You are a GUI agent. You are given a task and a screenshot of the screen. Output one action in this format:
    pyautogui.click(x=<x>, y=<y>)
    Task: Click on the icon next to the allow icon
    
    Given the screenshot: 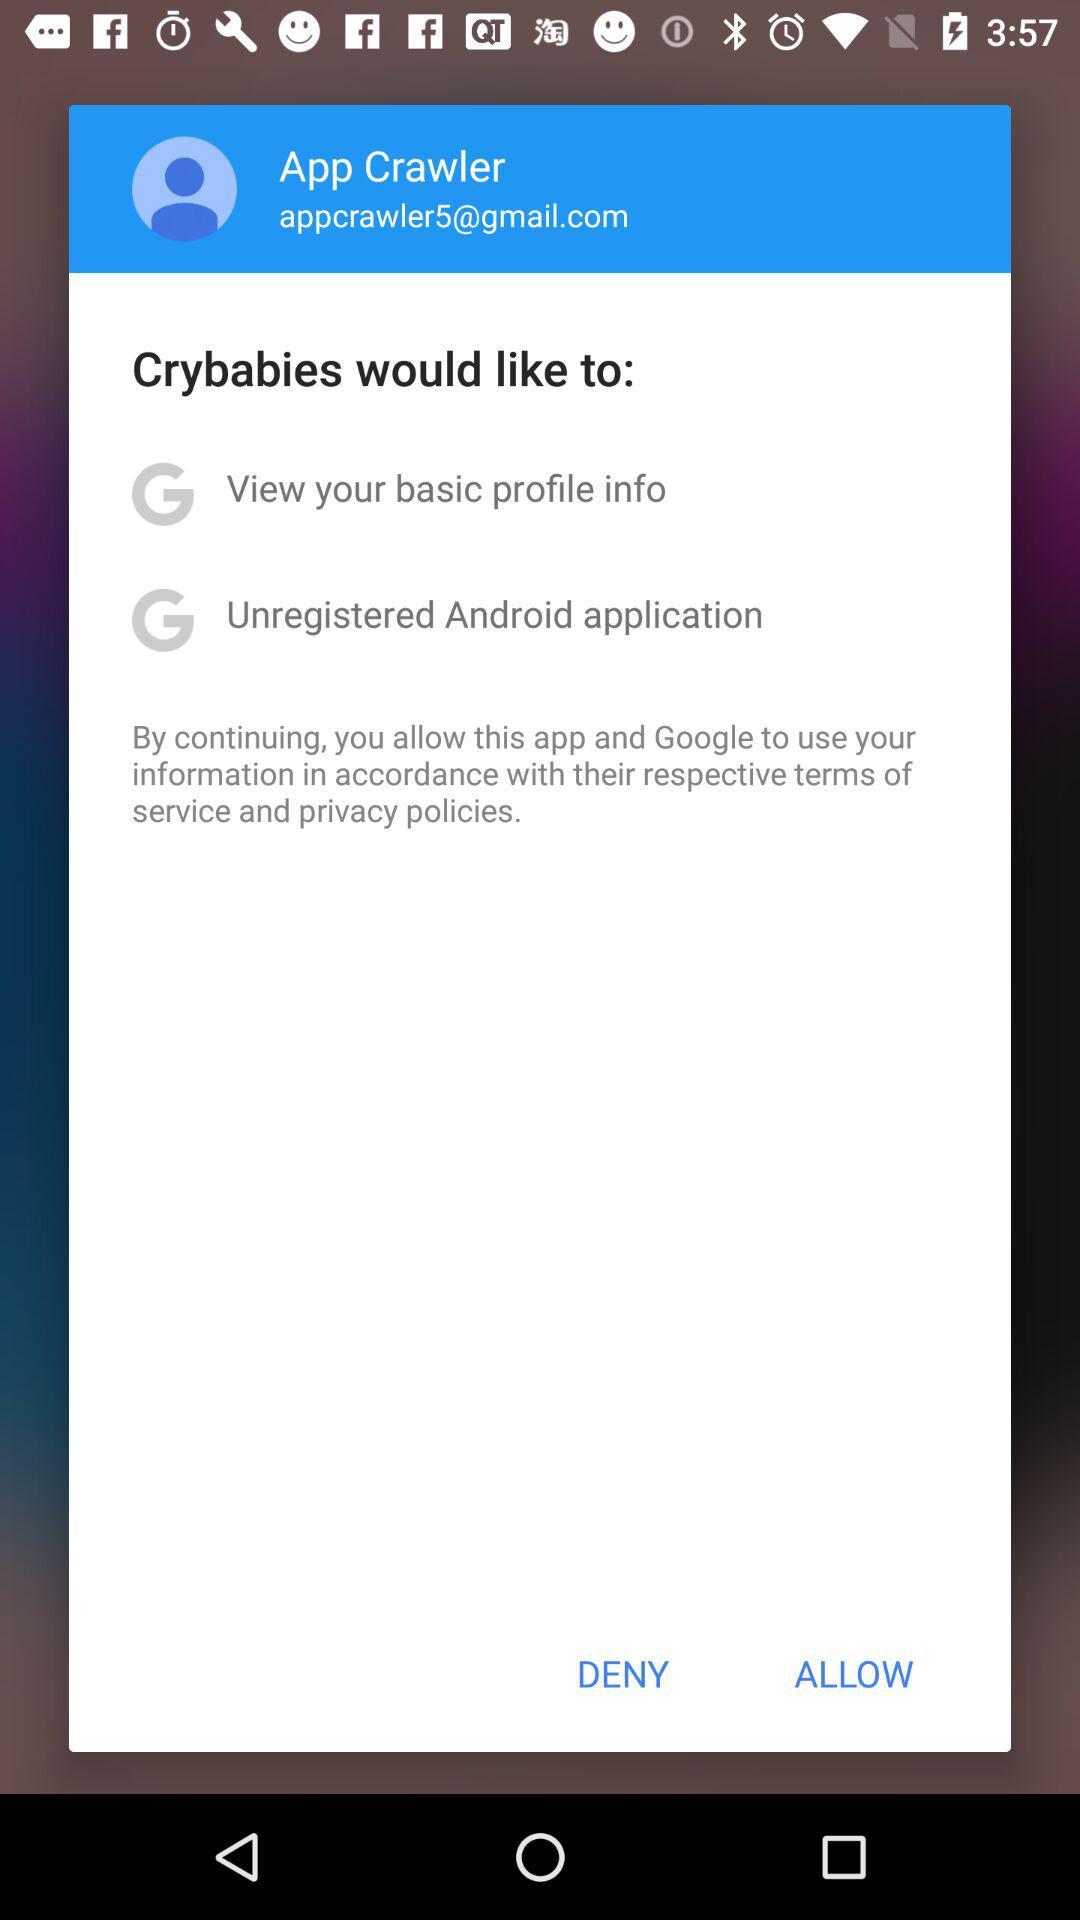 What is the action you would take?
    pyautogui.click(x=621, y=1673)
    